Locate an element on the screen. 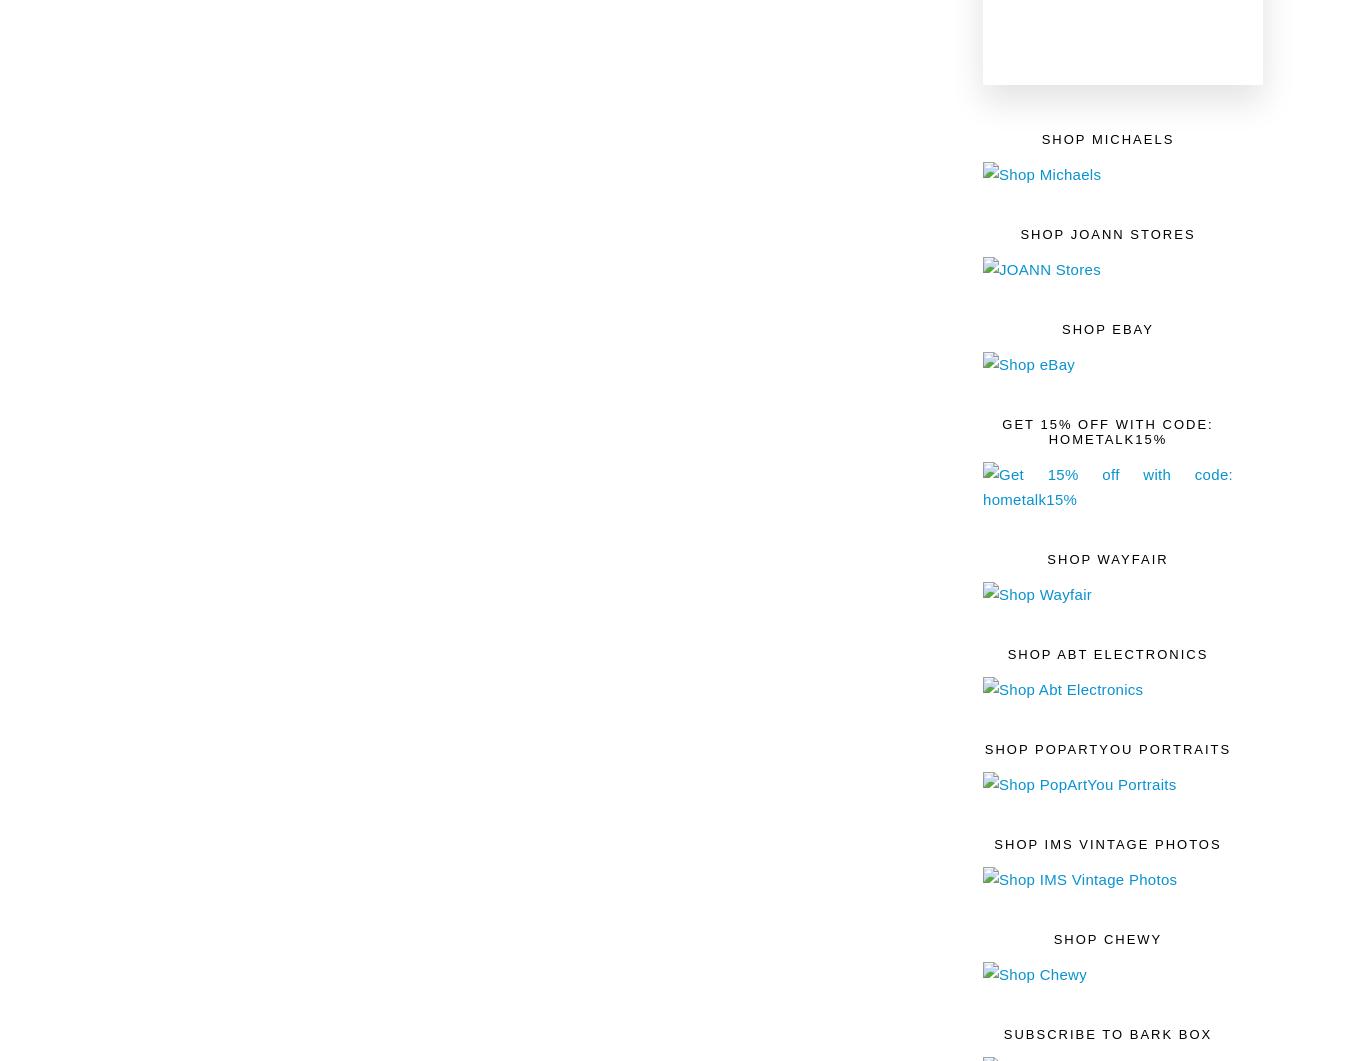 This screenshot has width=1366, height=1061. 'Shop Joann Stores' is located at coordinates (1106, 232).